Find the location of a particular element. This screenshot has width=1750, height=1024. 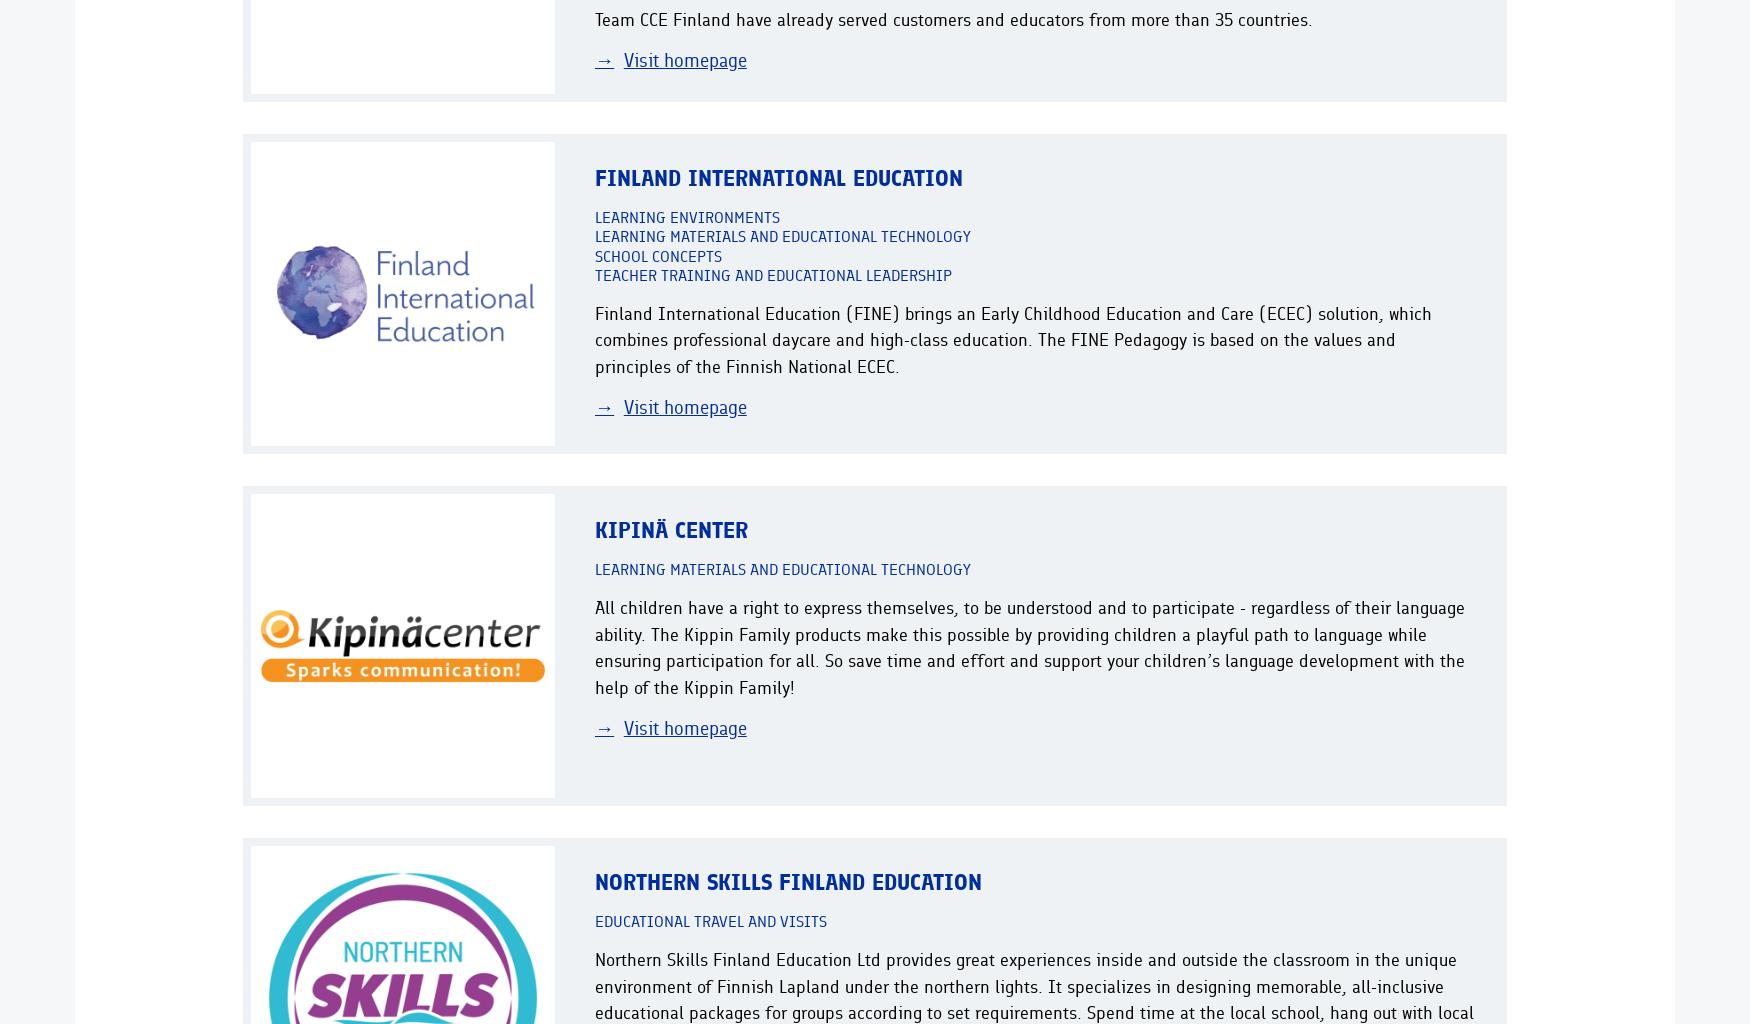

'Finland International Education' is located at coordinates (777, 177).